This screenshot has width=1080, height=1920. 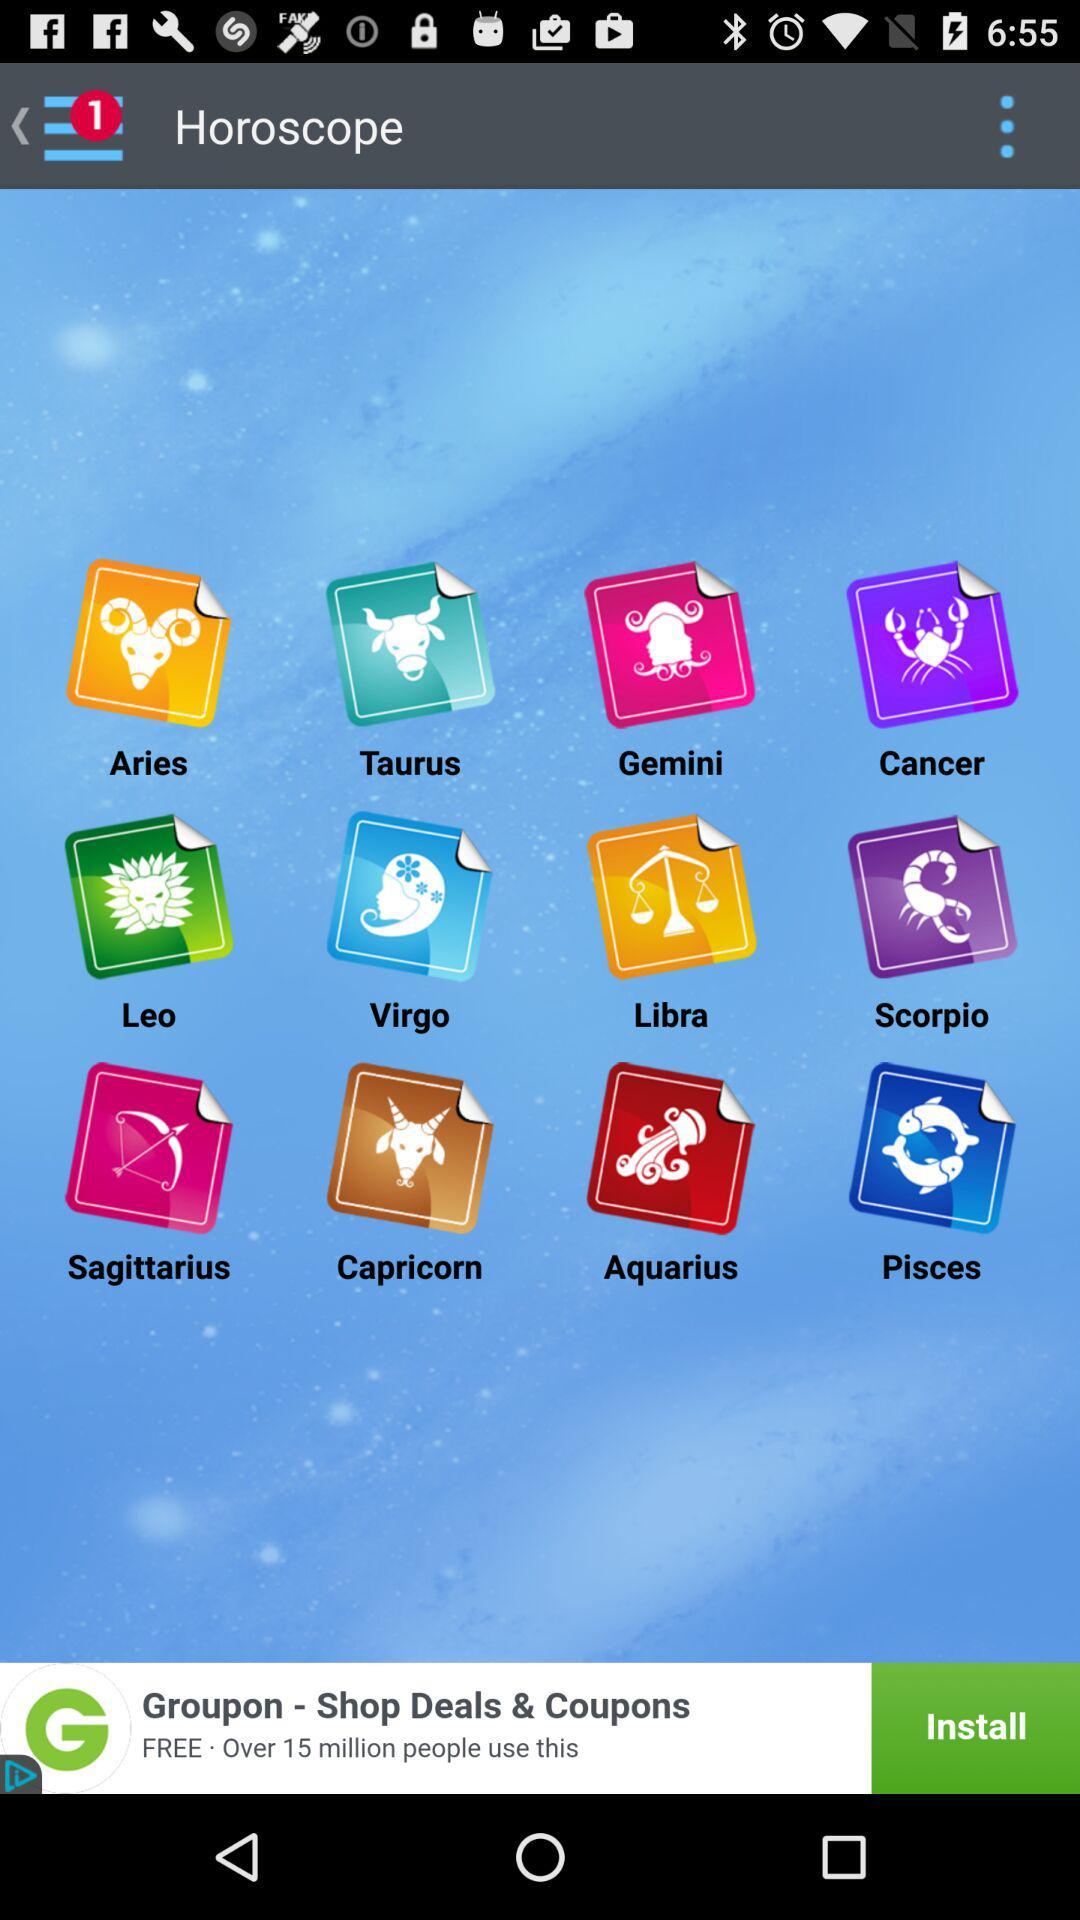 What do you see at coordinates (147, 895) in the screenshot?
I see `leo` at bounding box center [147, 895].